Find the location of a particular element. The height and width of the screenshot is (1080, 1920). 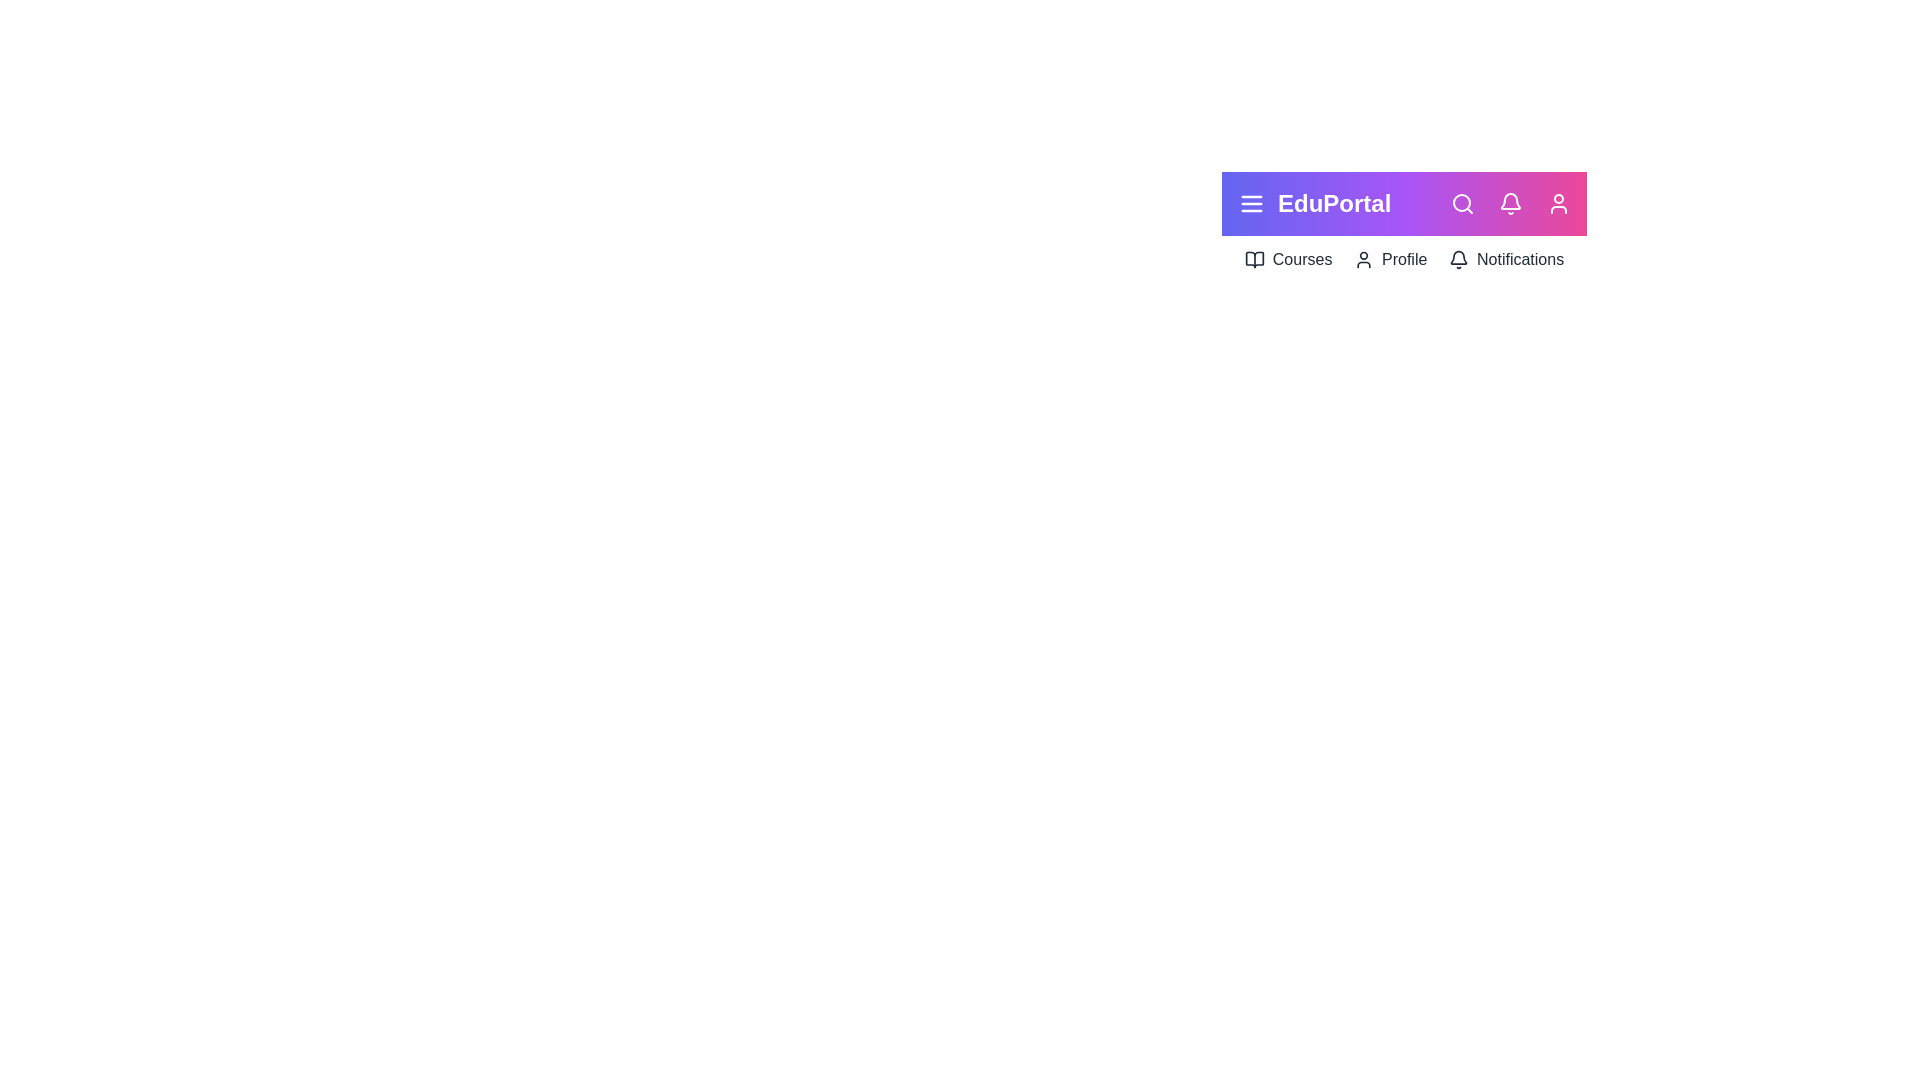

the menu item Notifications to navigate to the respective section is located at coordinates (1506, 258).